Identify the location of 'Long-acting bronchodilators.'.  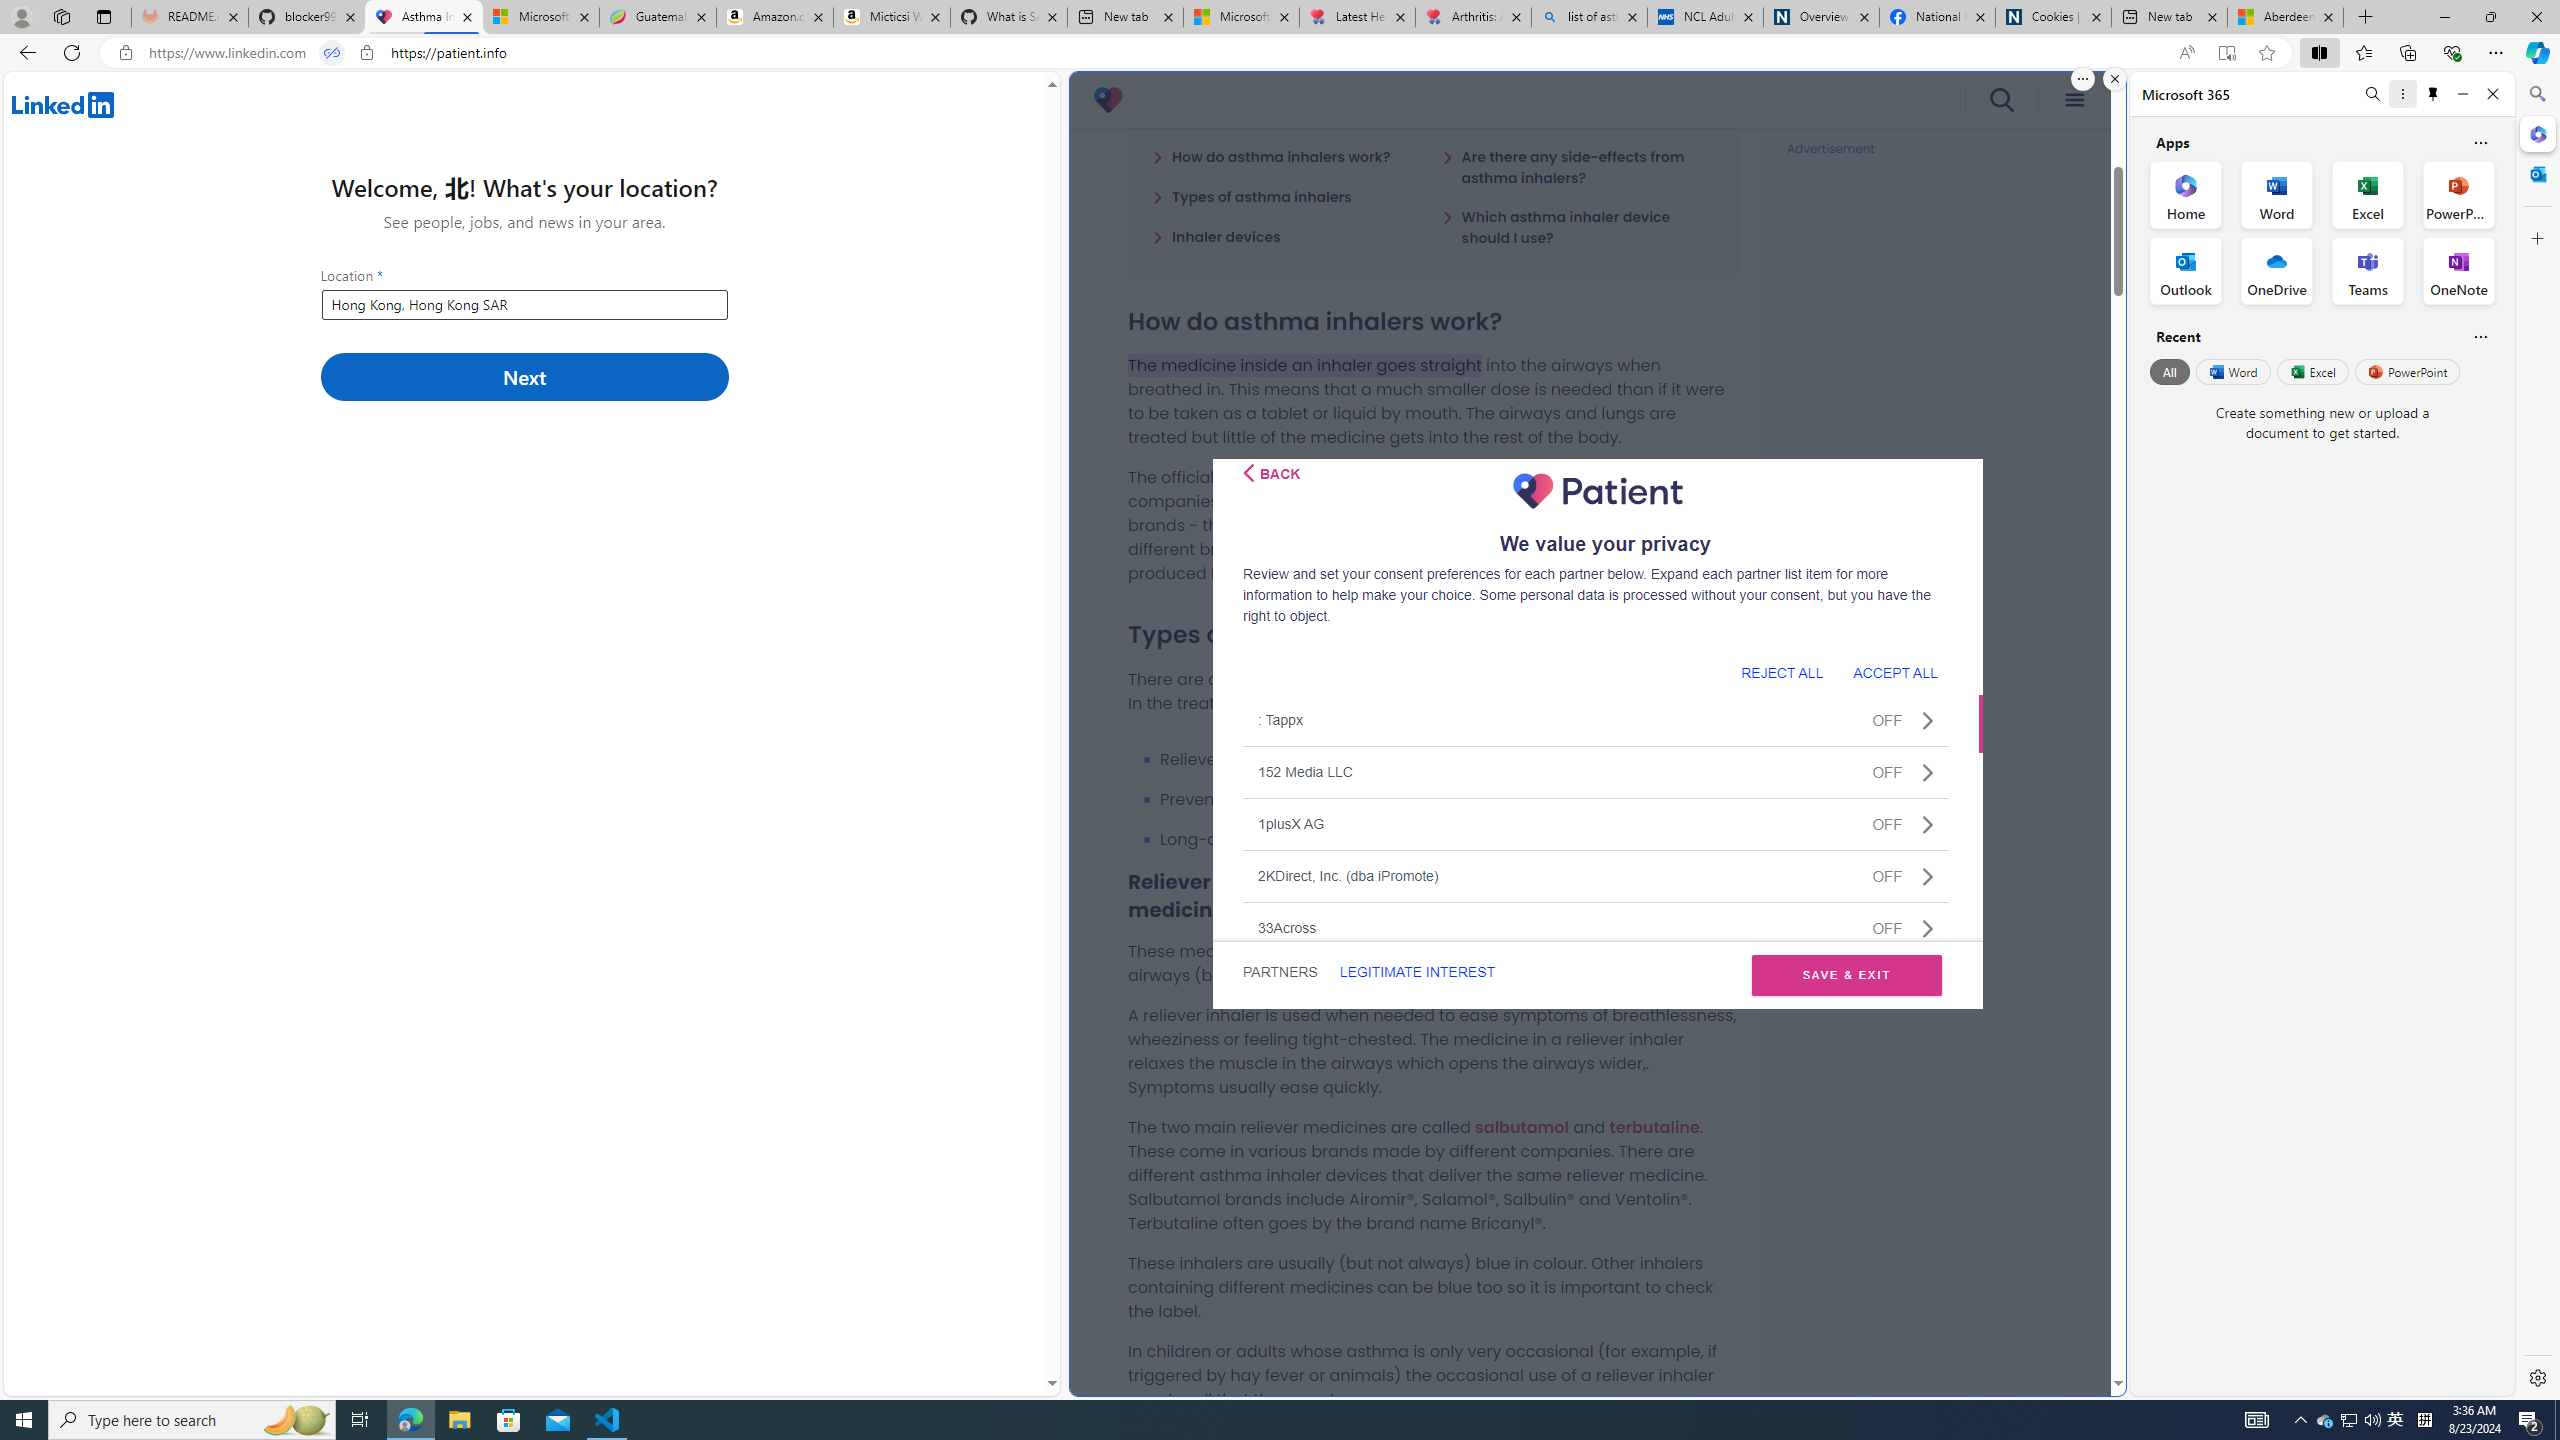
(1447, 838).